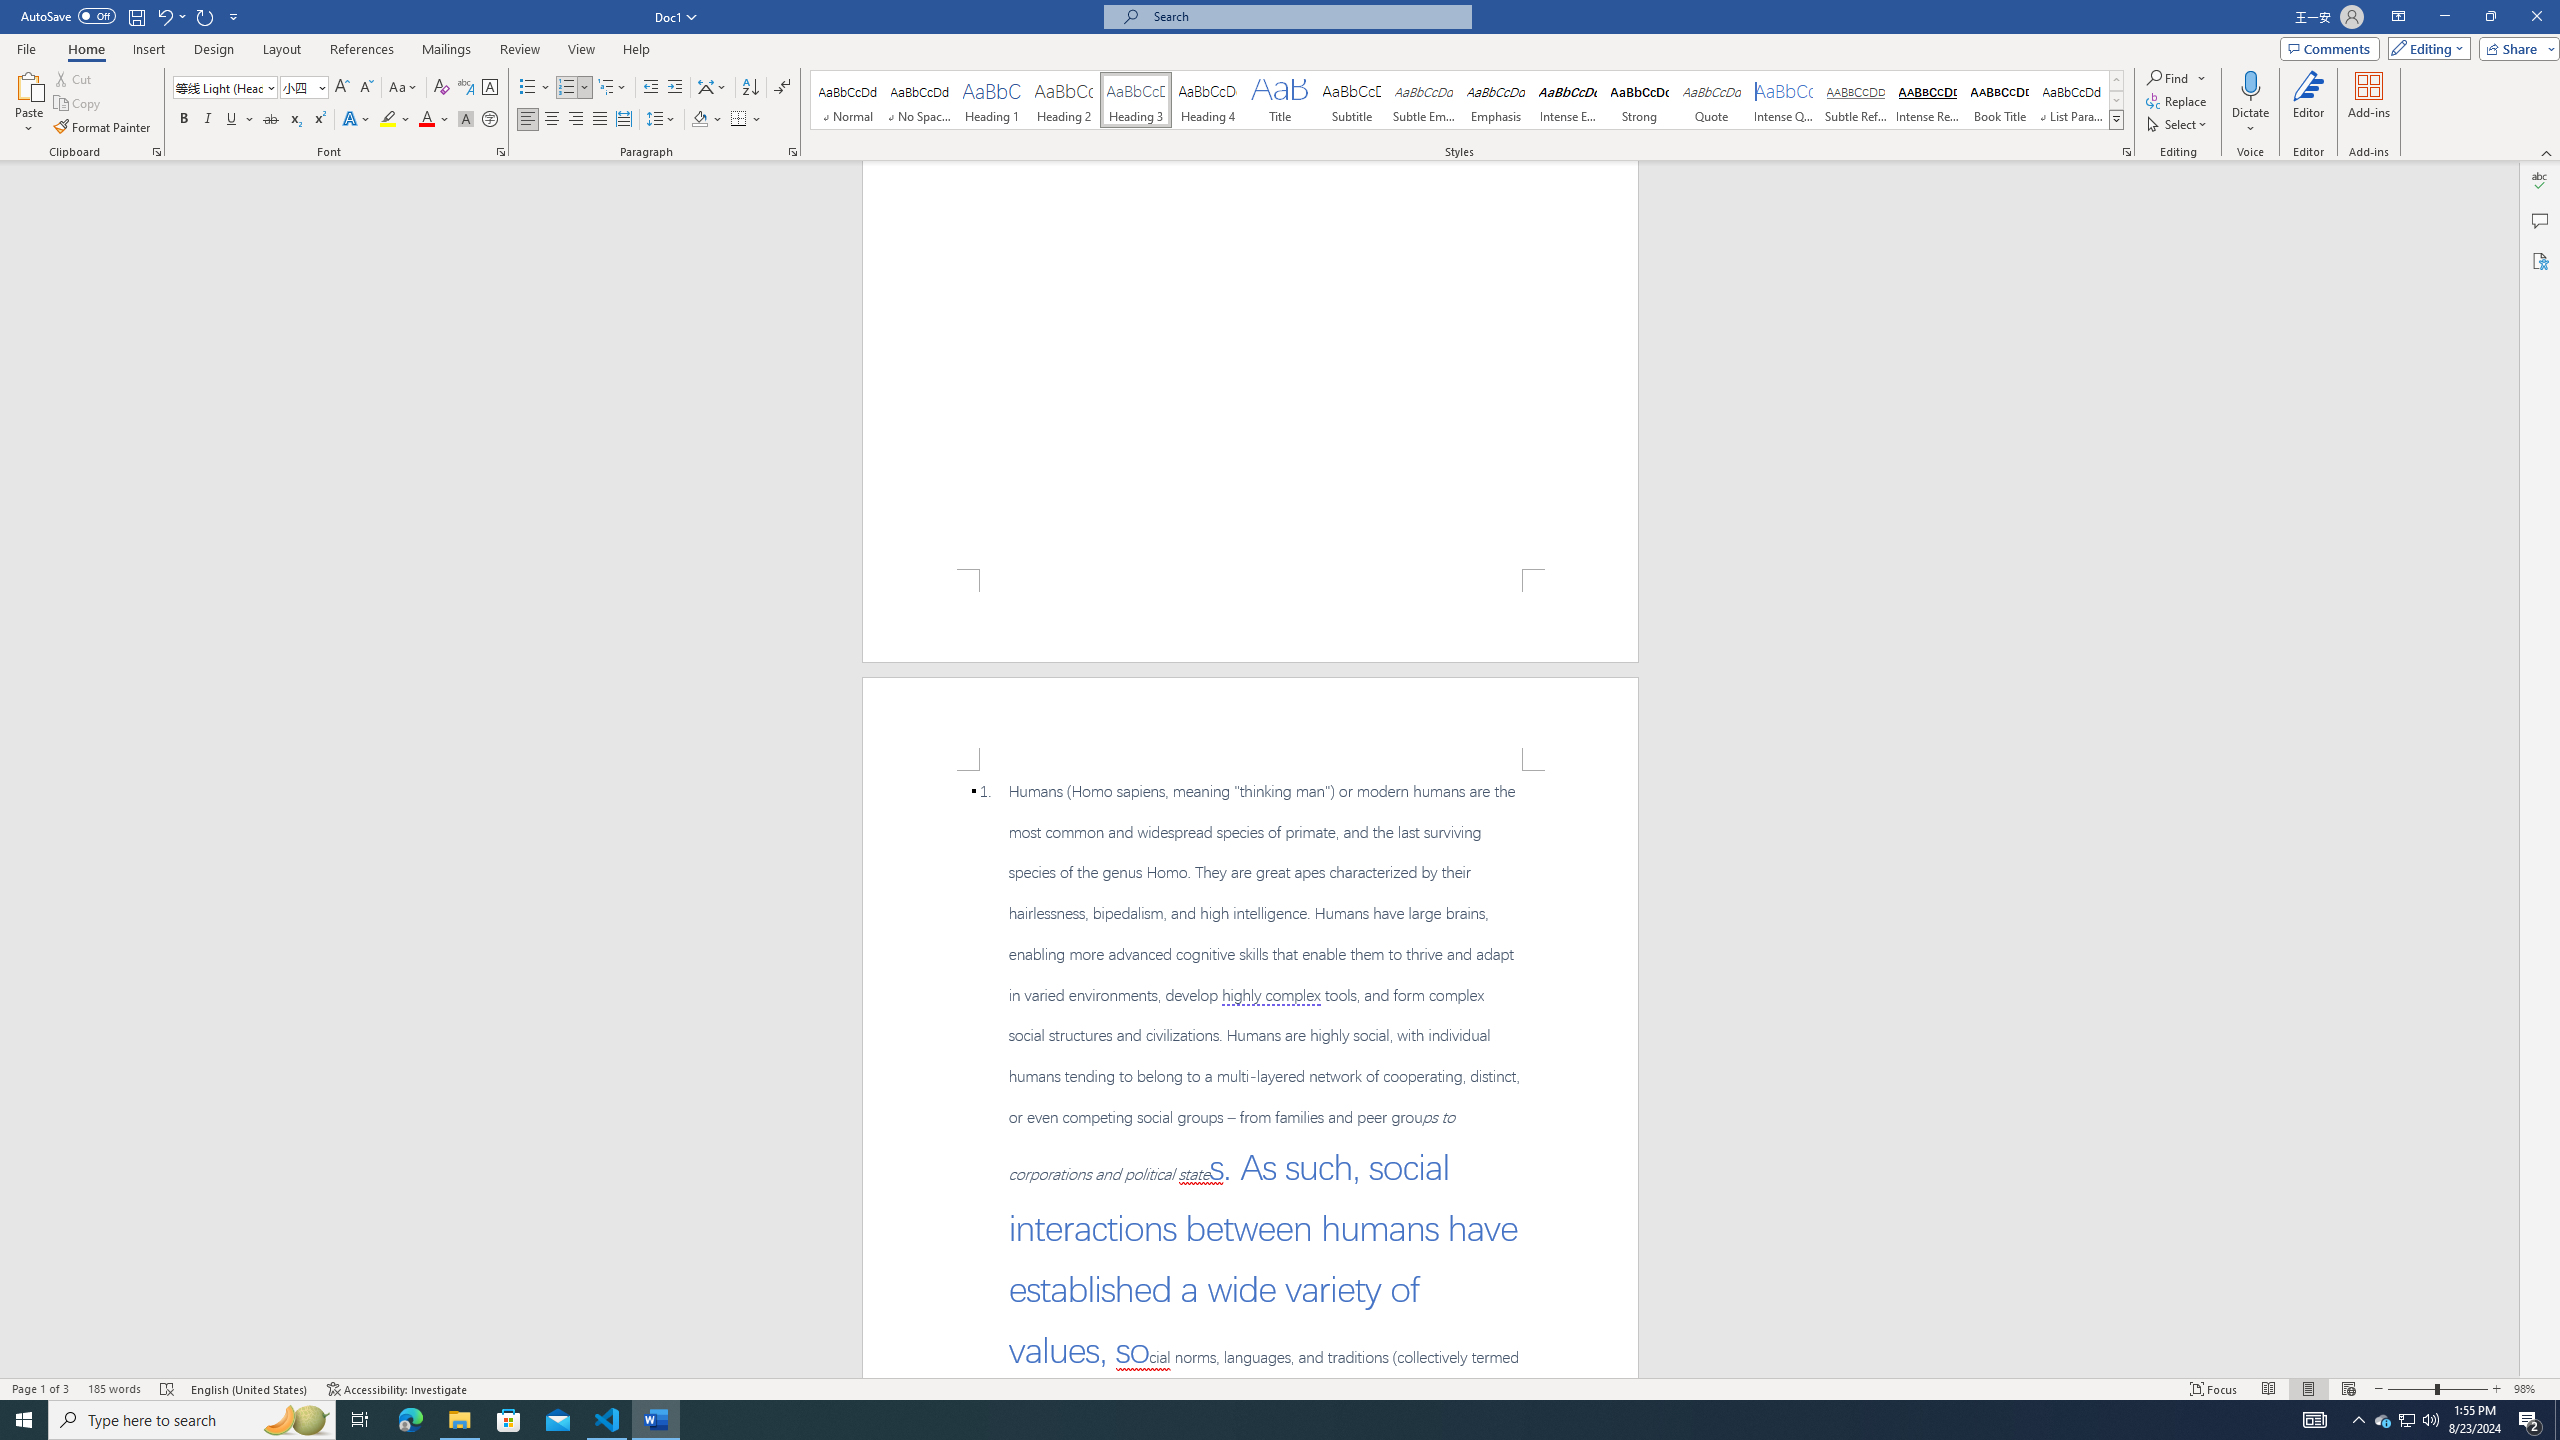 The width and height of the screenshot is (2560, 1440). Describe the element at coordinates (1250, 364) in the screenshot. I see `'Page 1 content'` at that location.